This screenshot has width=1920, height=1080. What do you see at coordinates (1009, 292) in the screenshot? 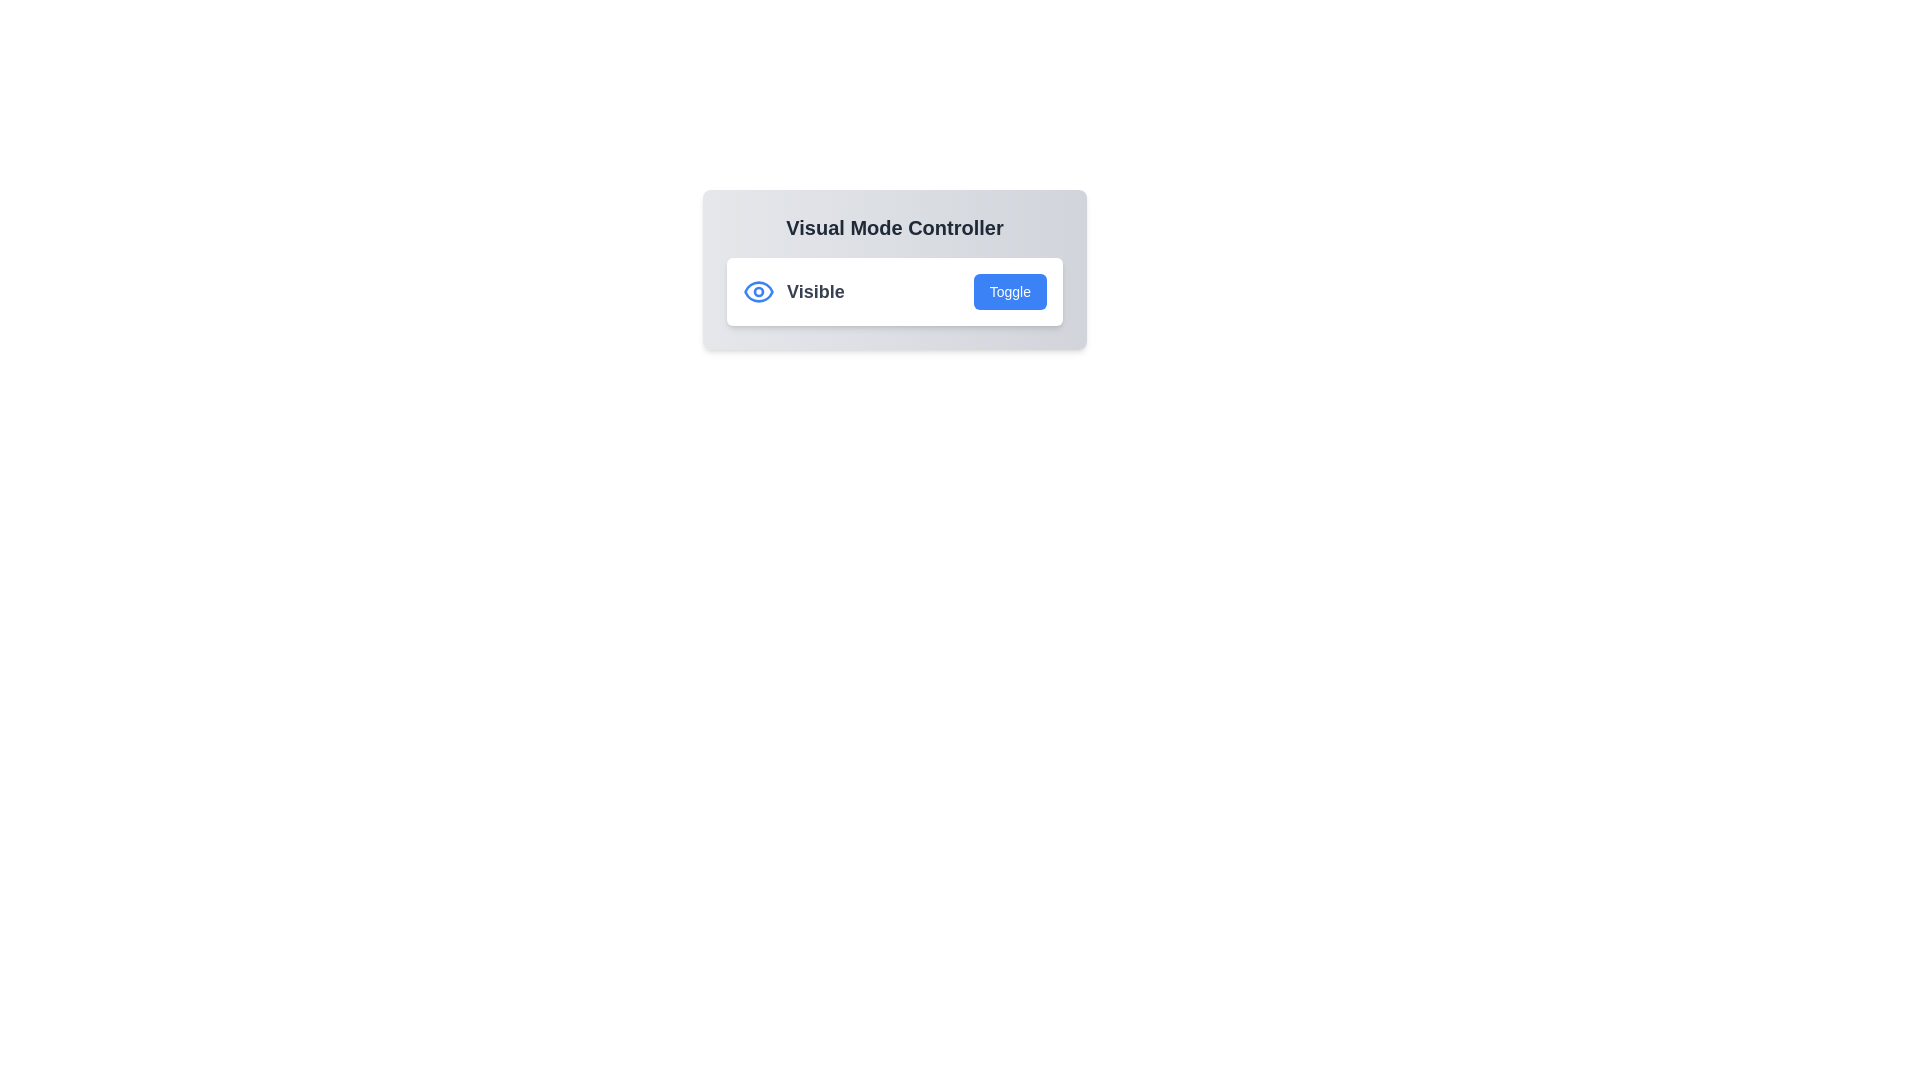
I see `toggle button to change the visibility state` at bounding box center [1009, 292].